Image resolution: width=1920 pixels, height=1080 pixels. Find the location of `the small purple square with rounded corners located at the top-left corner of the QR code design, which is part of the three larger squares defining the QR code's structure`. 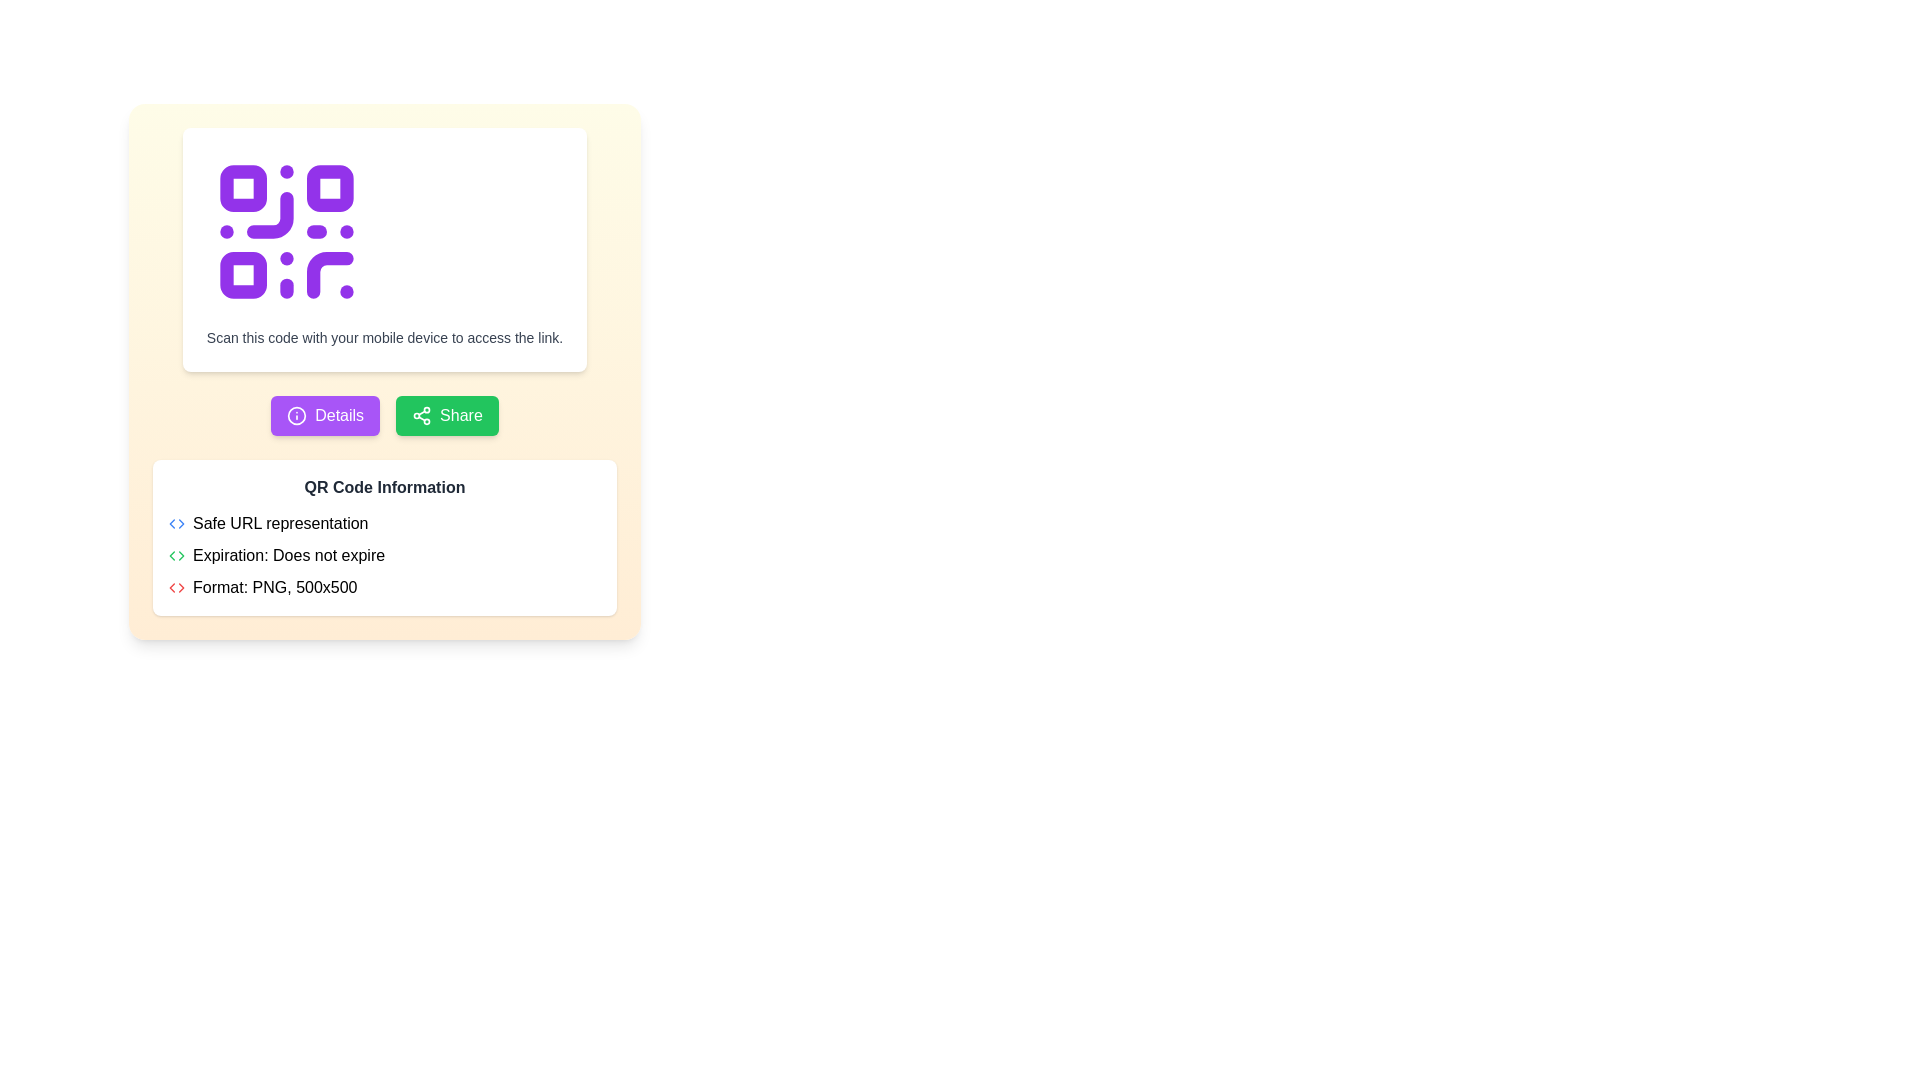

the small purple square with rounded corners located at the top-left corner of the QR code design, which is part of the three larger squares defining the QR code's structure is located at coordinates (242, 188).